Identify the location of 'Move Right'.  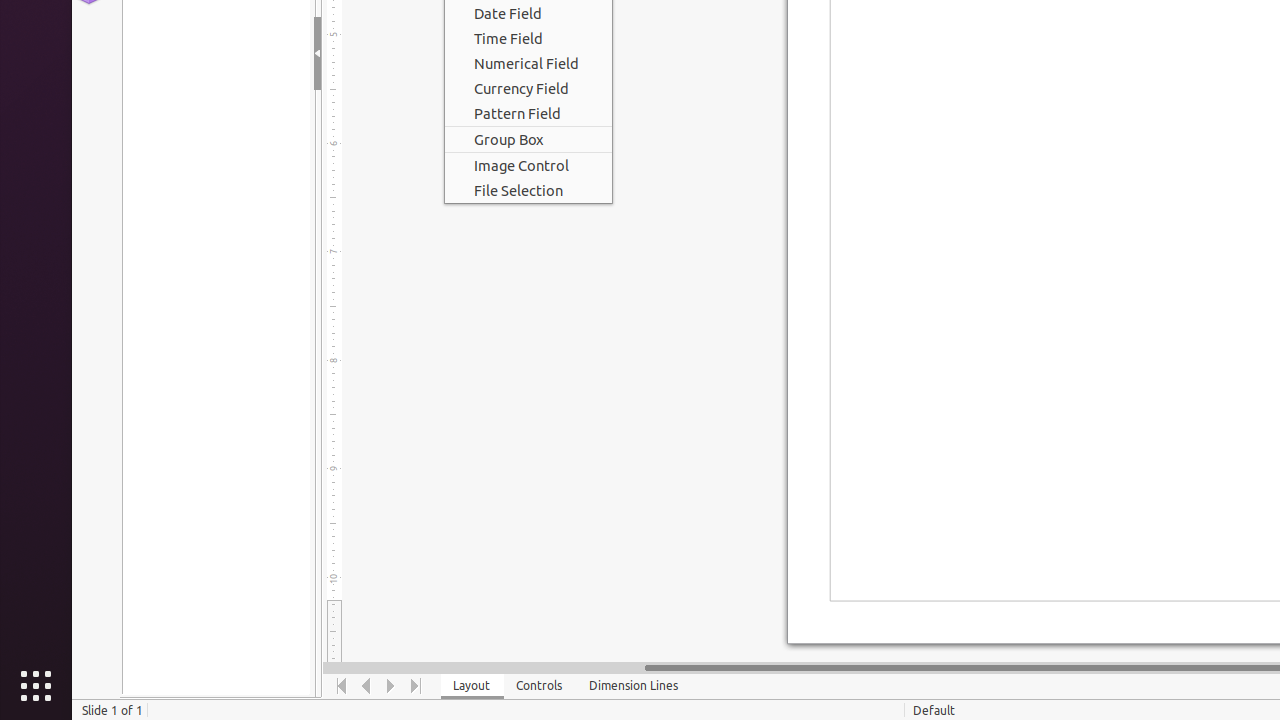
(391, 685).